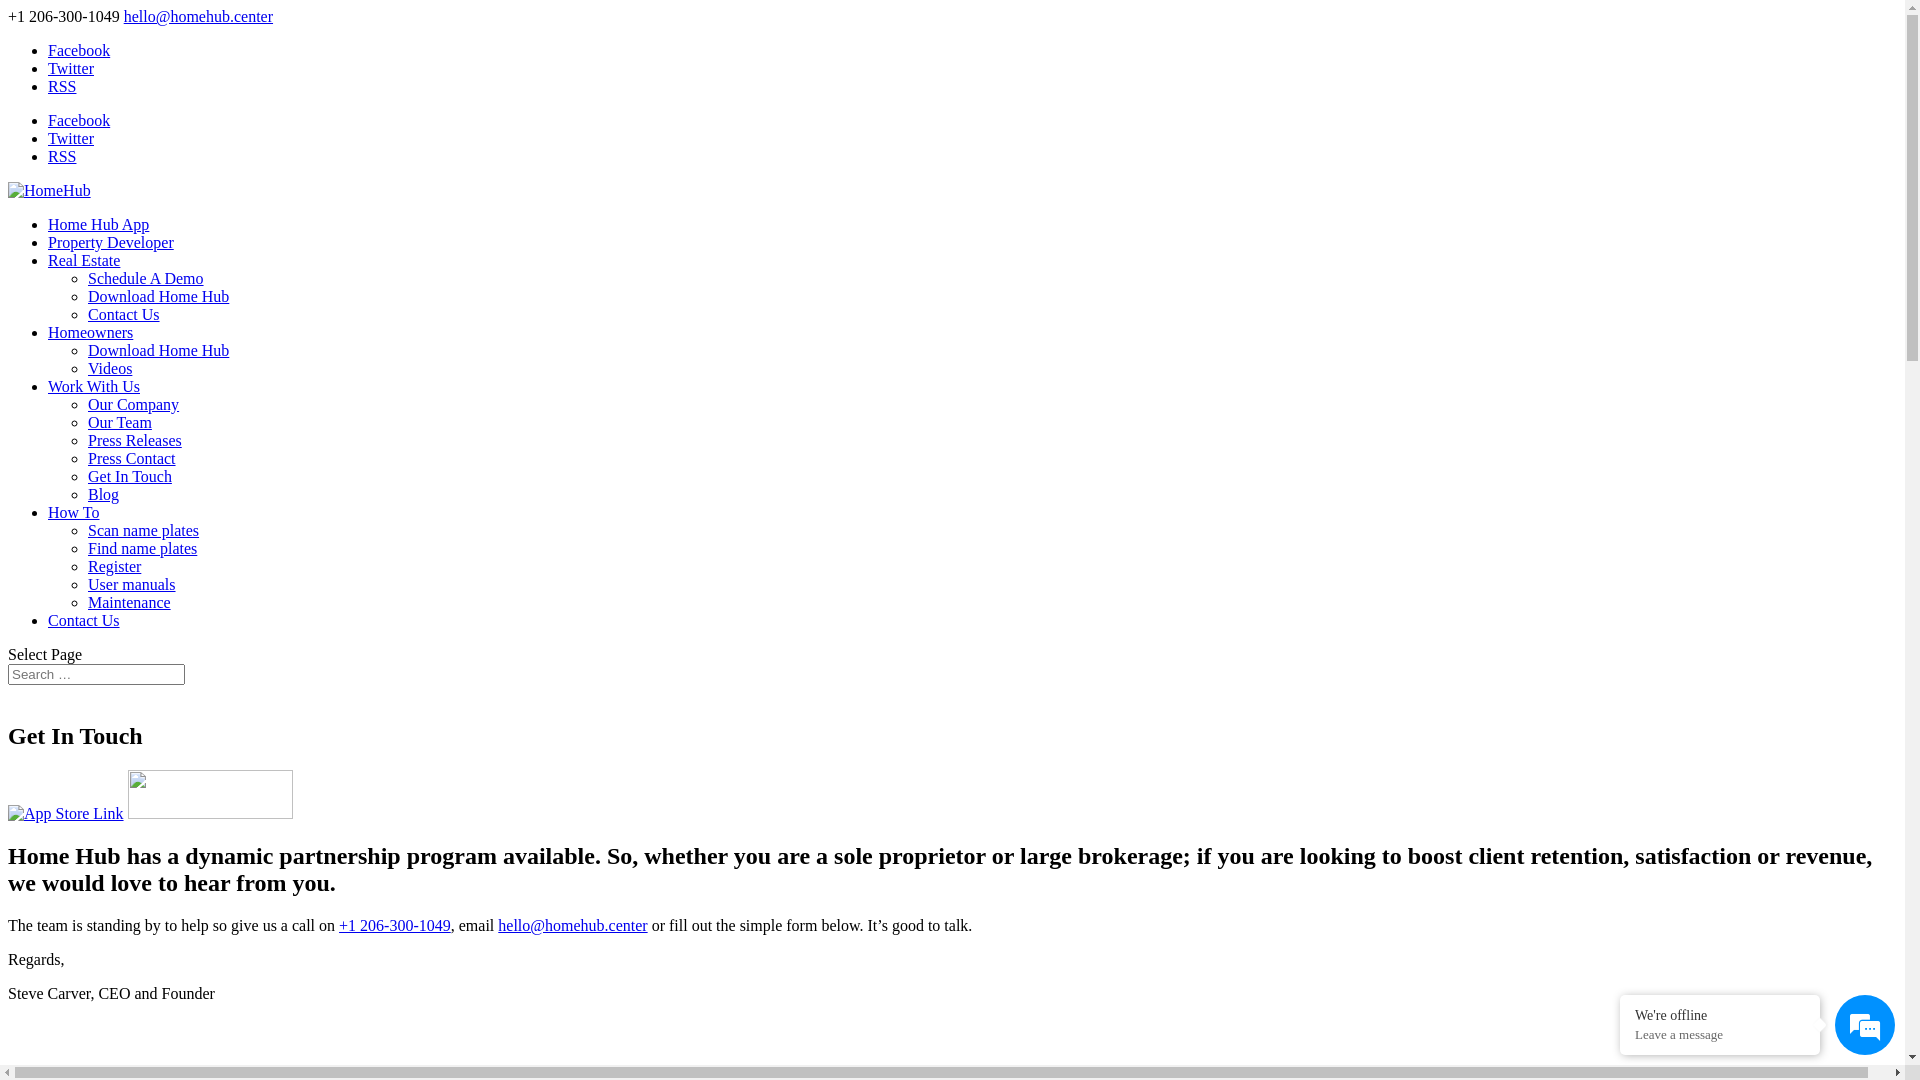 This screenshot has width=1920, height=1080. What do you see at coordinates (78, 49) in the screenshot?
I see `'Facebook'` at bounding box center [78, 49].